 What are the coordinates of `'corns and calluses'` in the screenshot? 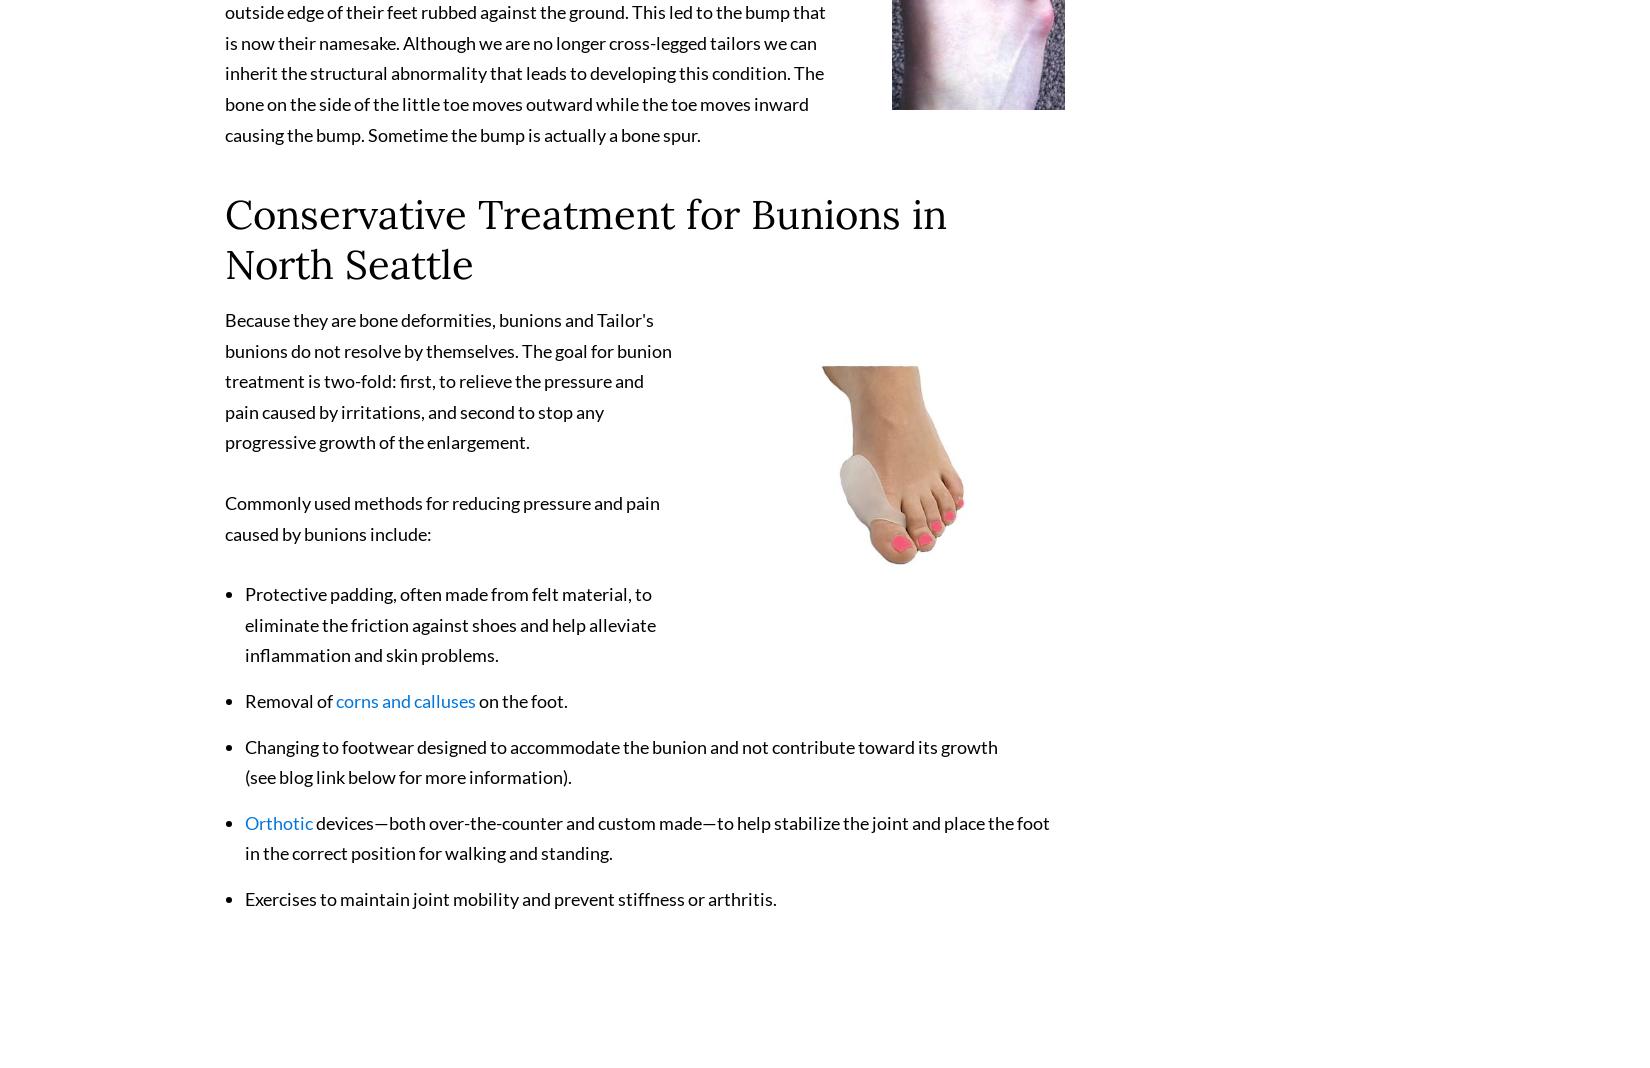 It's located at (335, 710).